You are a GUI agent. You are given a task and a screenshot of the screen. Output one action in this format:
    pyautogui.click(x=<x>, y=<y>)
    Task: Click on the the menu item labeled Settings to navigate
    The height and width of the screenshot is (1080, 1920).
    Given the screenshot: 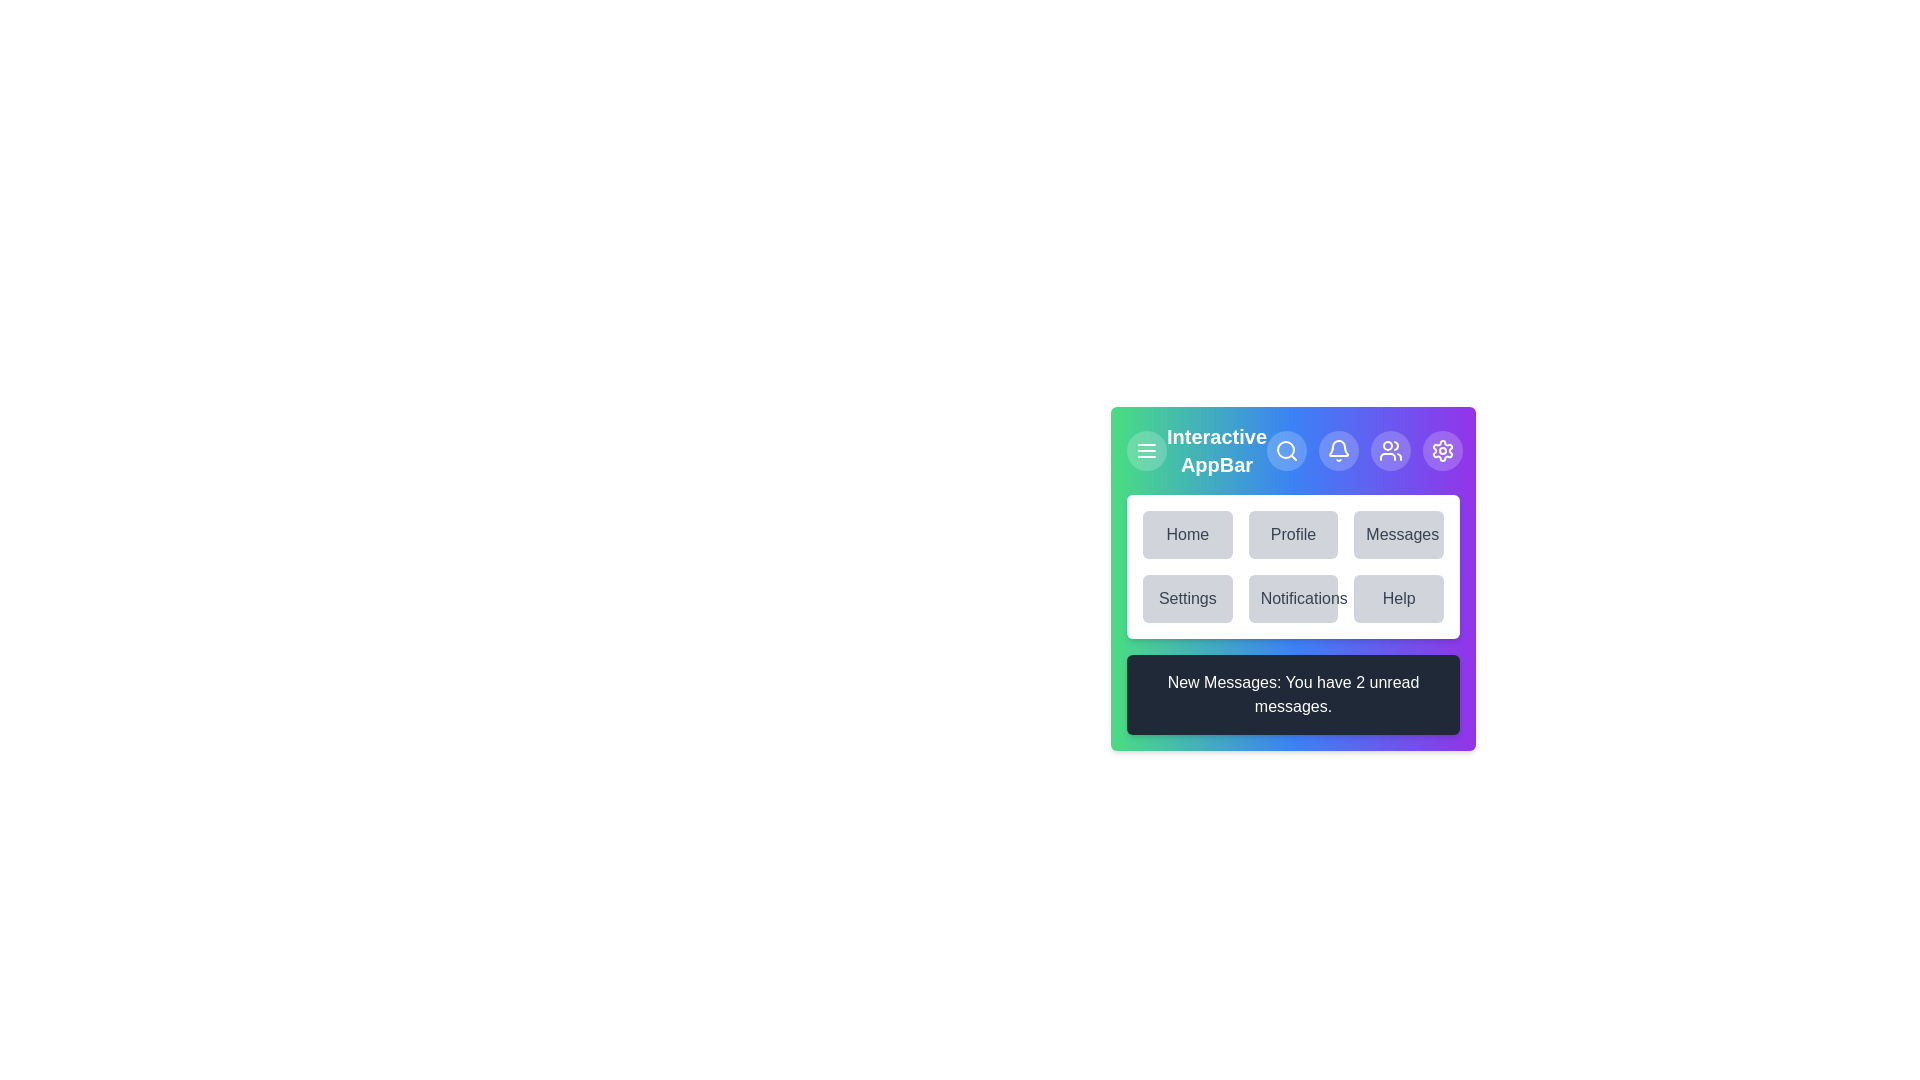 What is the action you would take?
    pyautogui.click(x=1187, y=597)
    